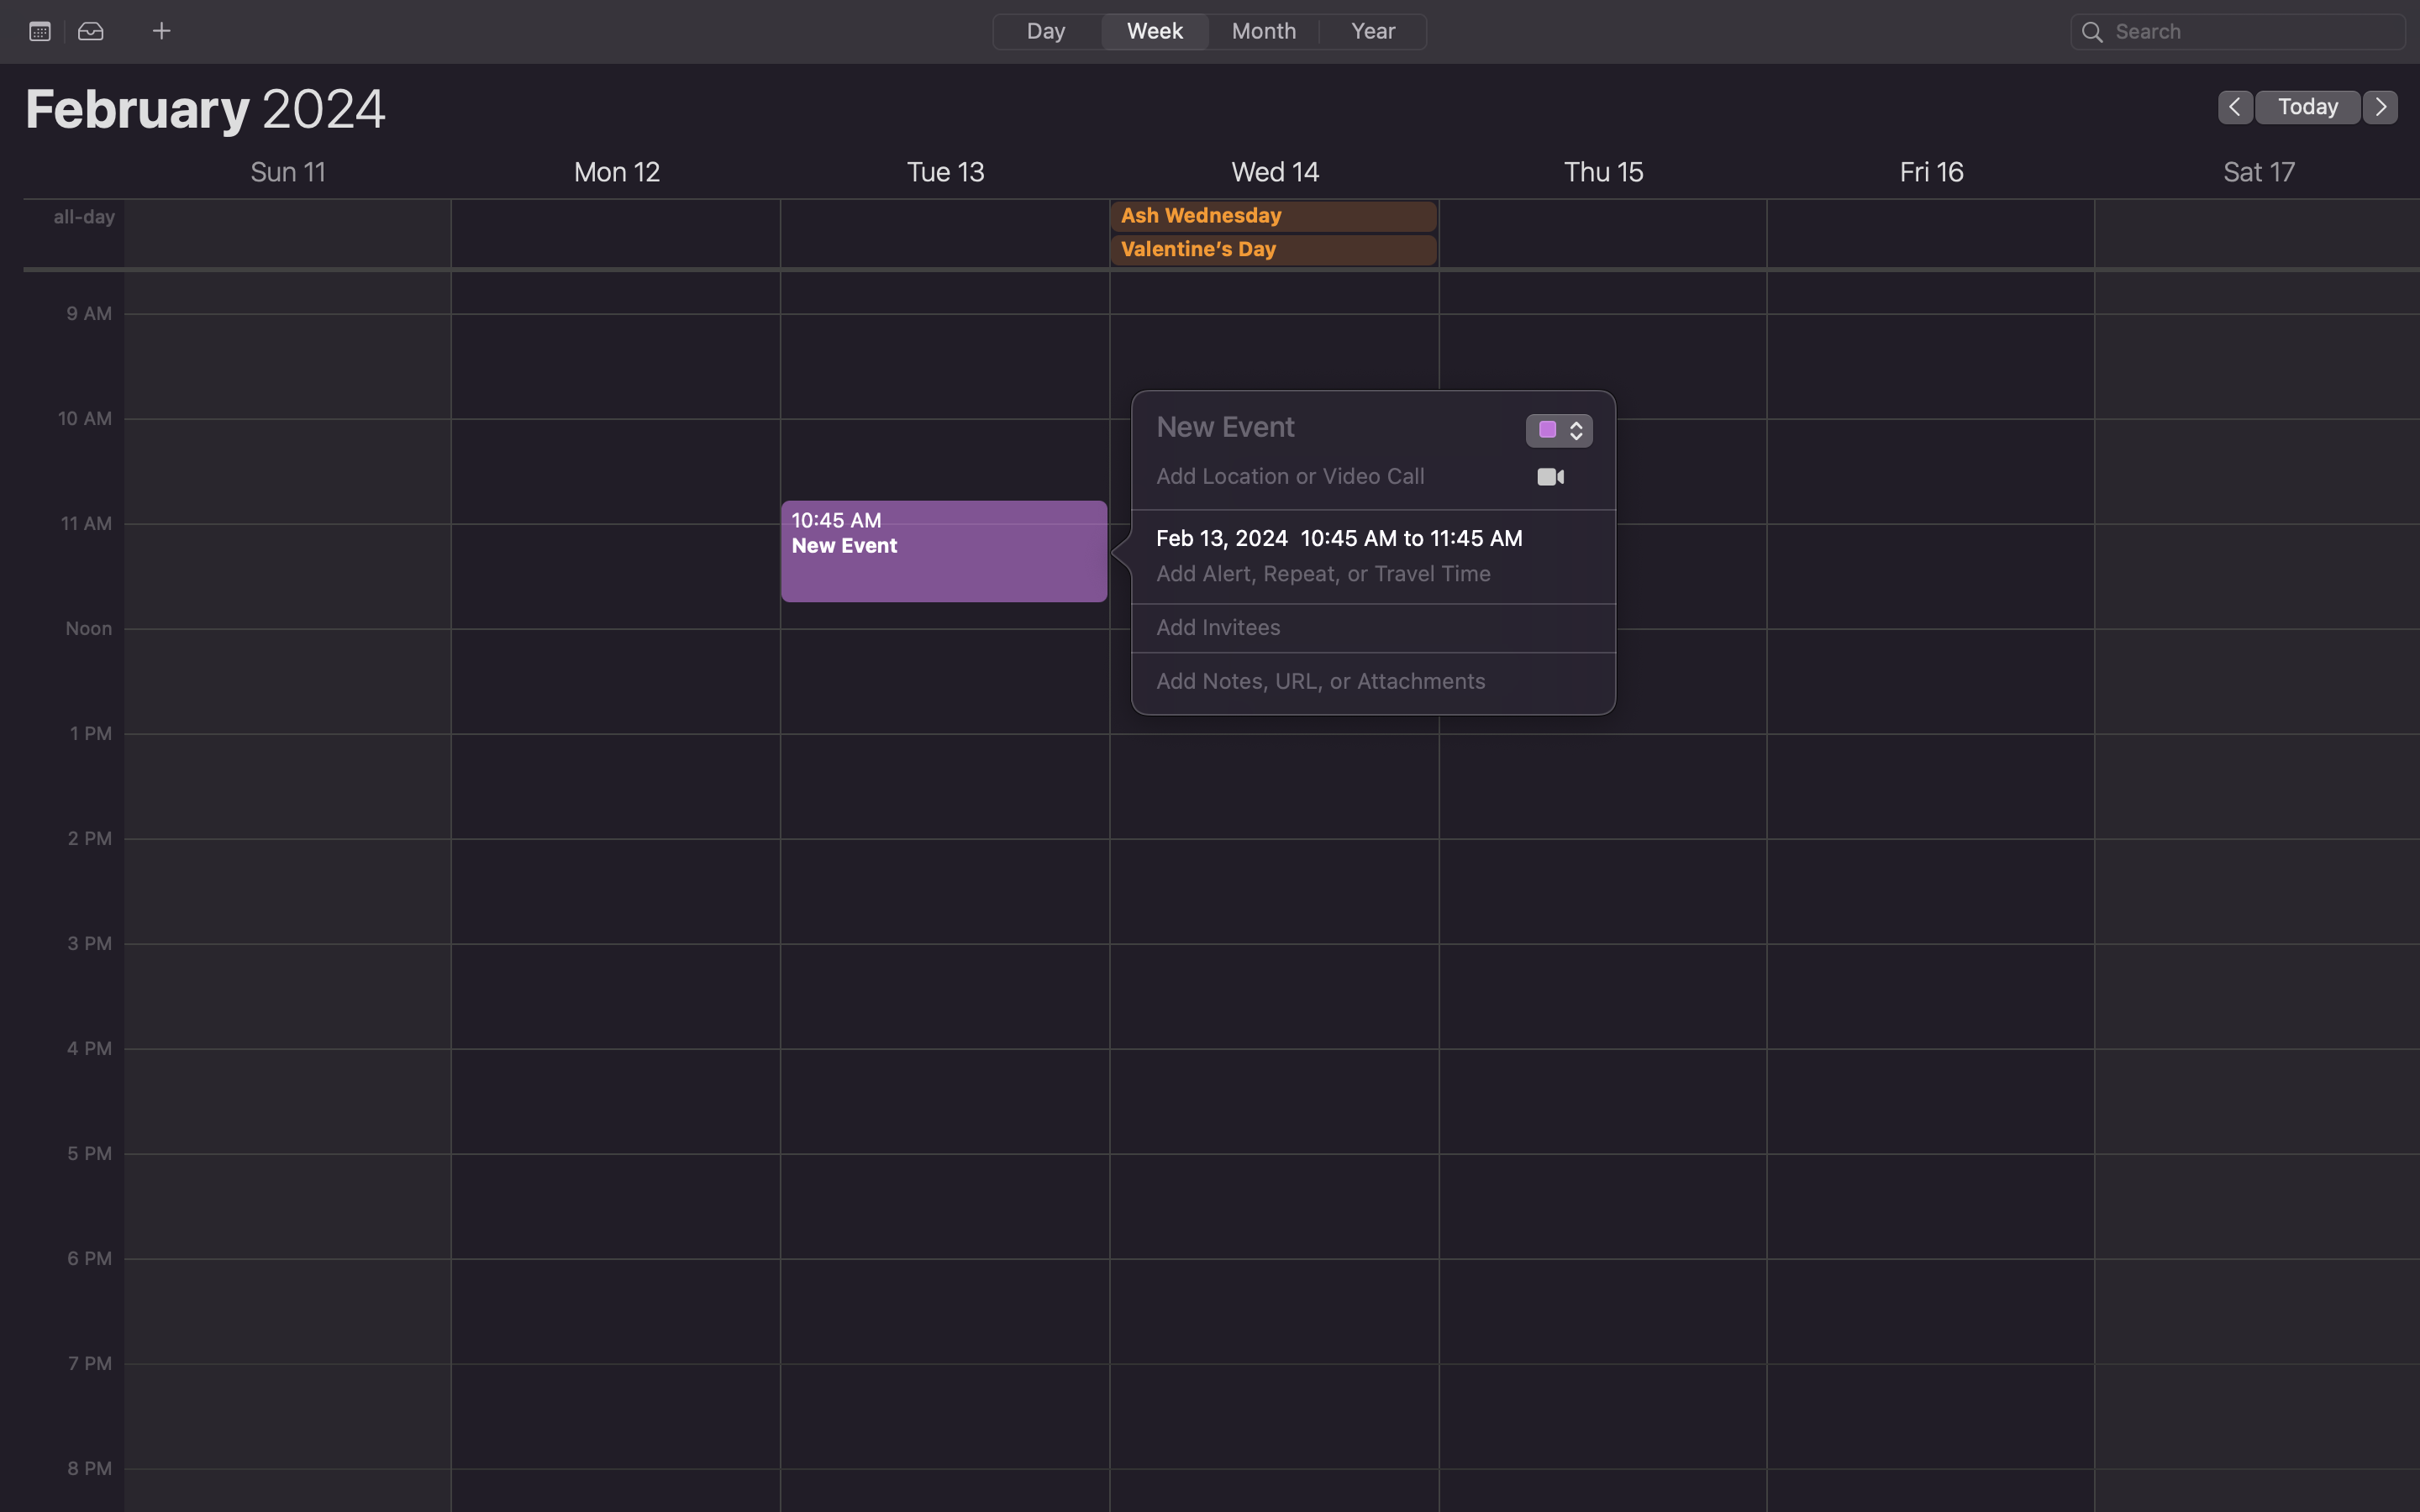  What do you see at coordinates (1545, 433) in the screenshot?
I see `Add the event type as "Team Building"` at bounding box center [1545, 433].